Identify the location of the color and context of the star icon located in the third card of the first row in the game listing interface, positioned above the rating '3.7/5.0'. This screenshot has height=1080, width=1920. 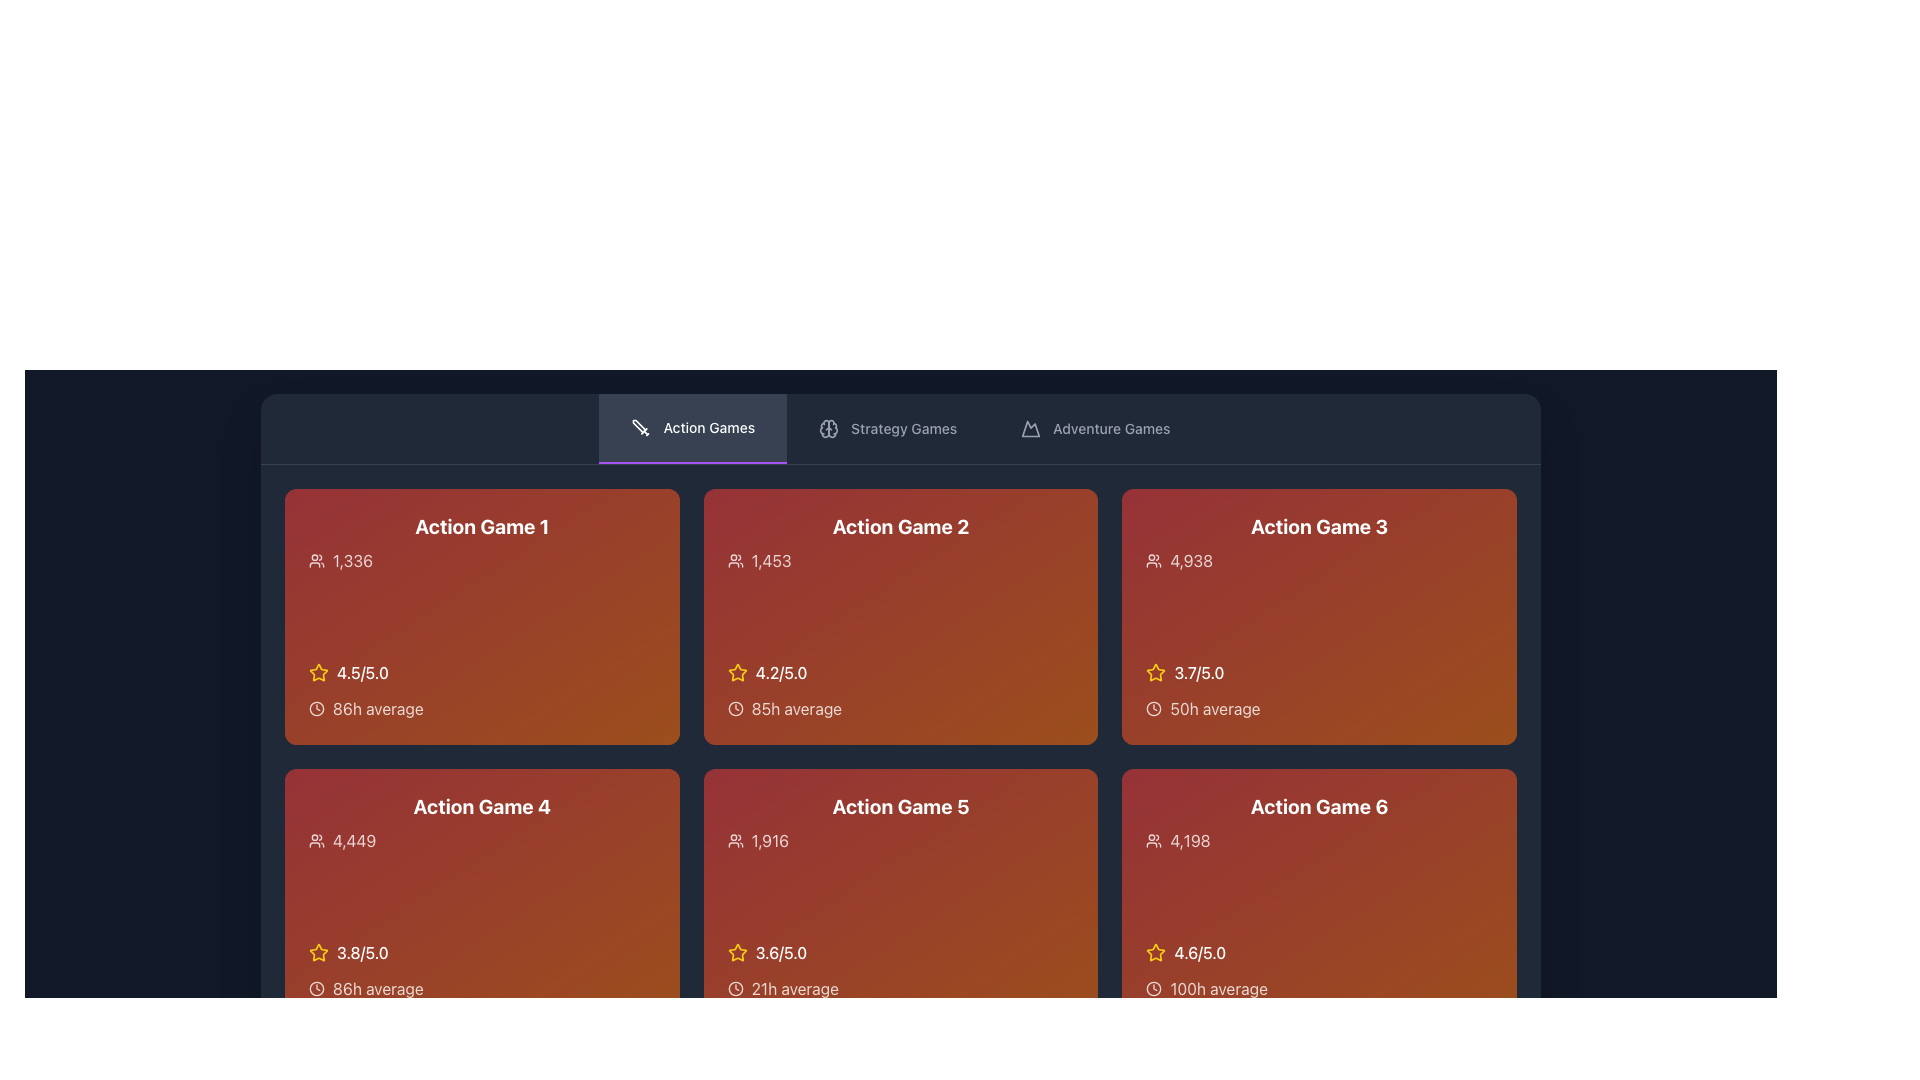
(1156, 672).